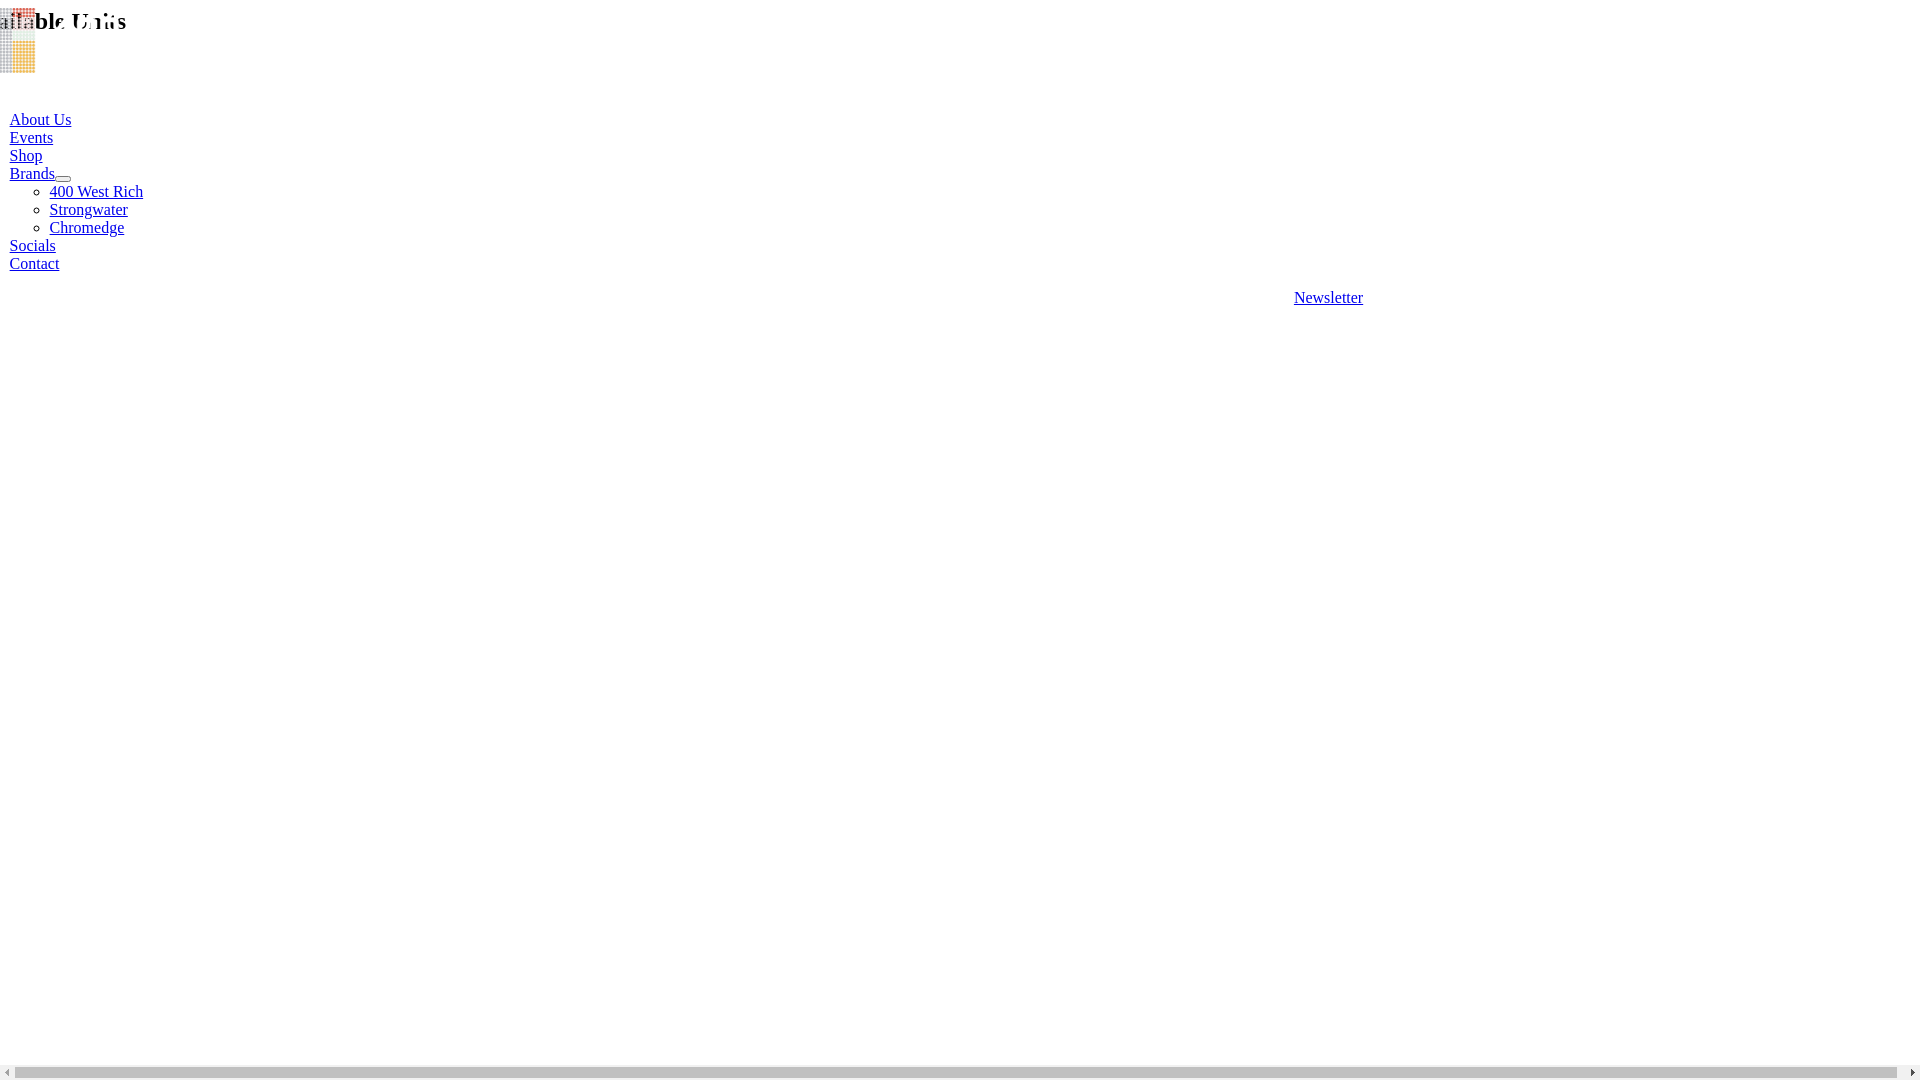  Describe the element at coordinates (1328, 297) in the screenshot. I see `'Newsletter'` at that location.